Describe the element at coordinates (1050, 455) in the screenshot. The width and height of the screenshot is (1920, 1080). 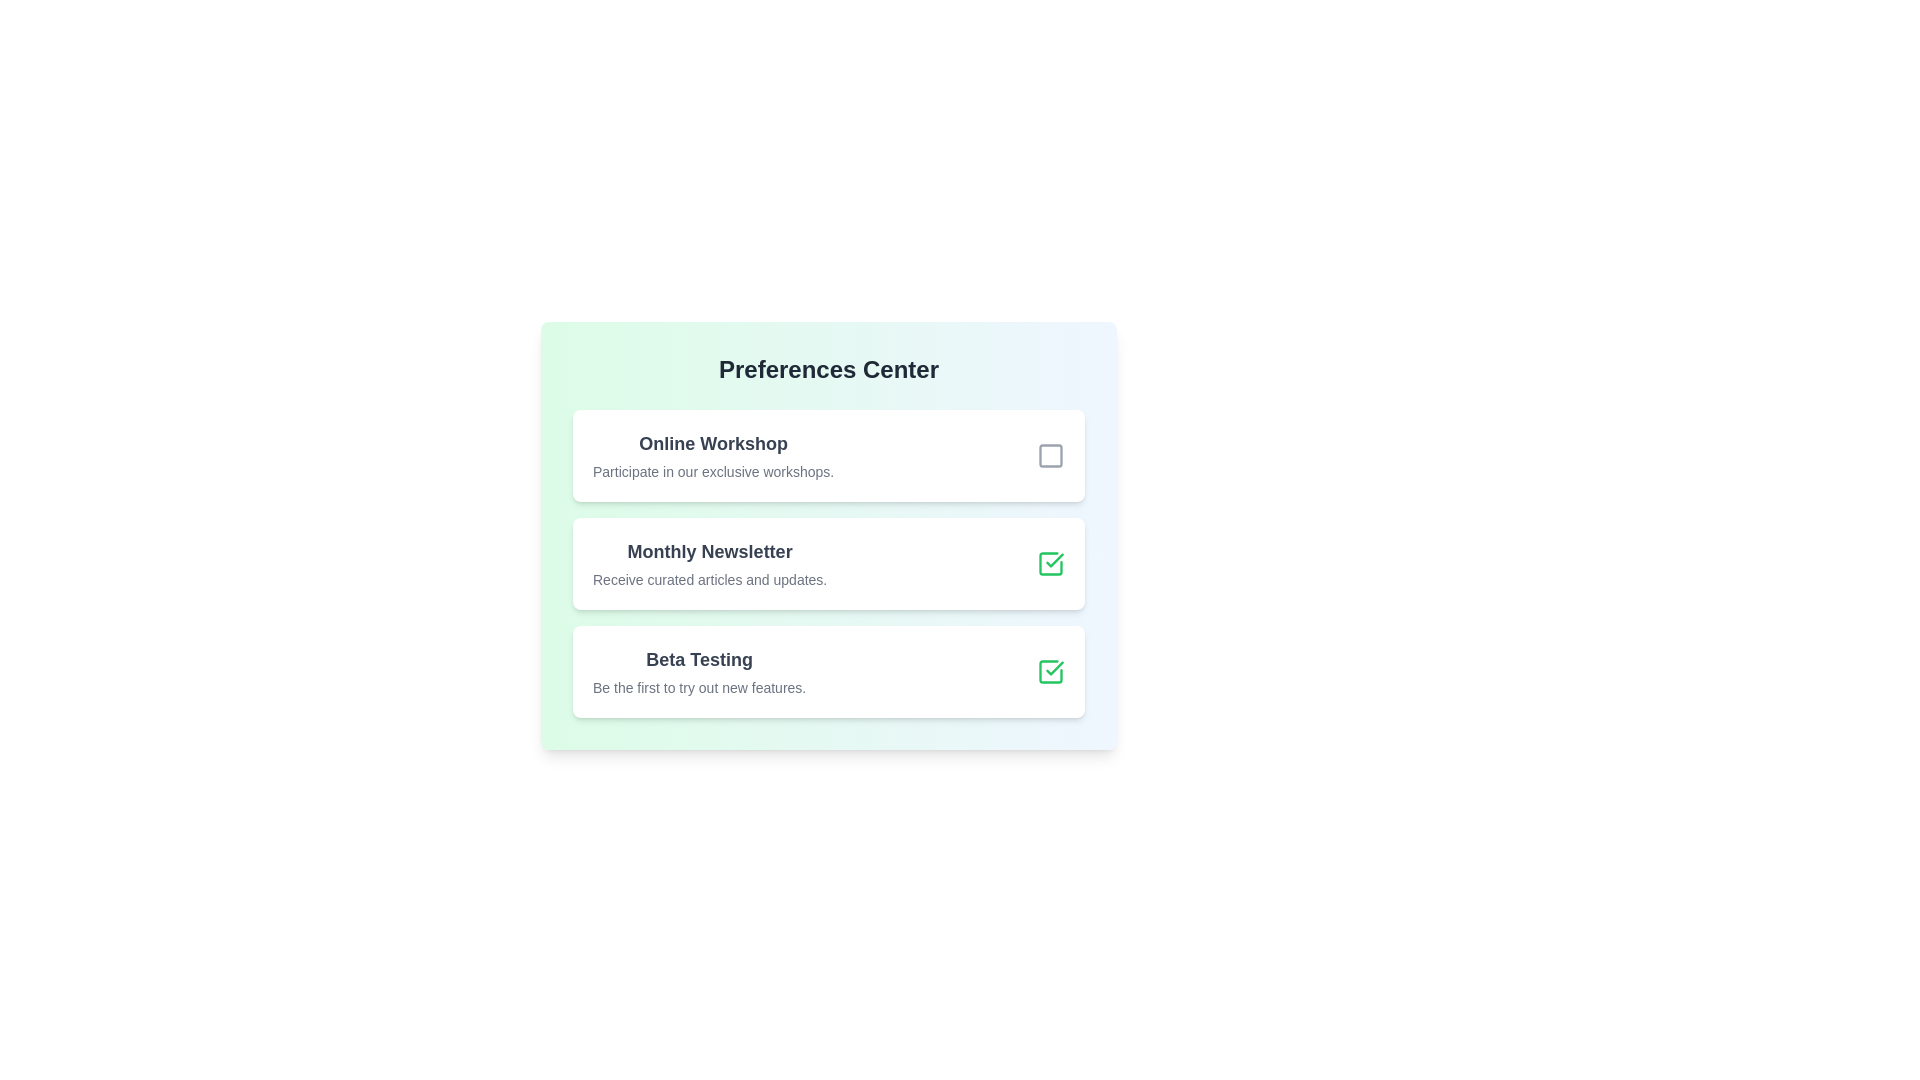
I see `the square checkbox indicator at the end of the 'Online Workshop' row` at that location.